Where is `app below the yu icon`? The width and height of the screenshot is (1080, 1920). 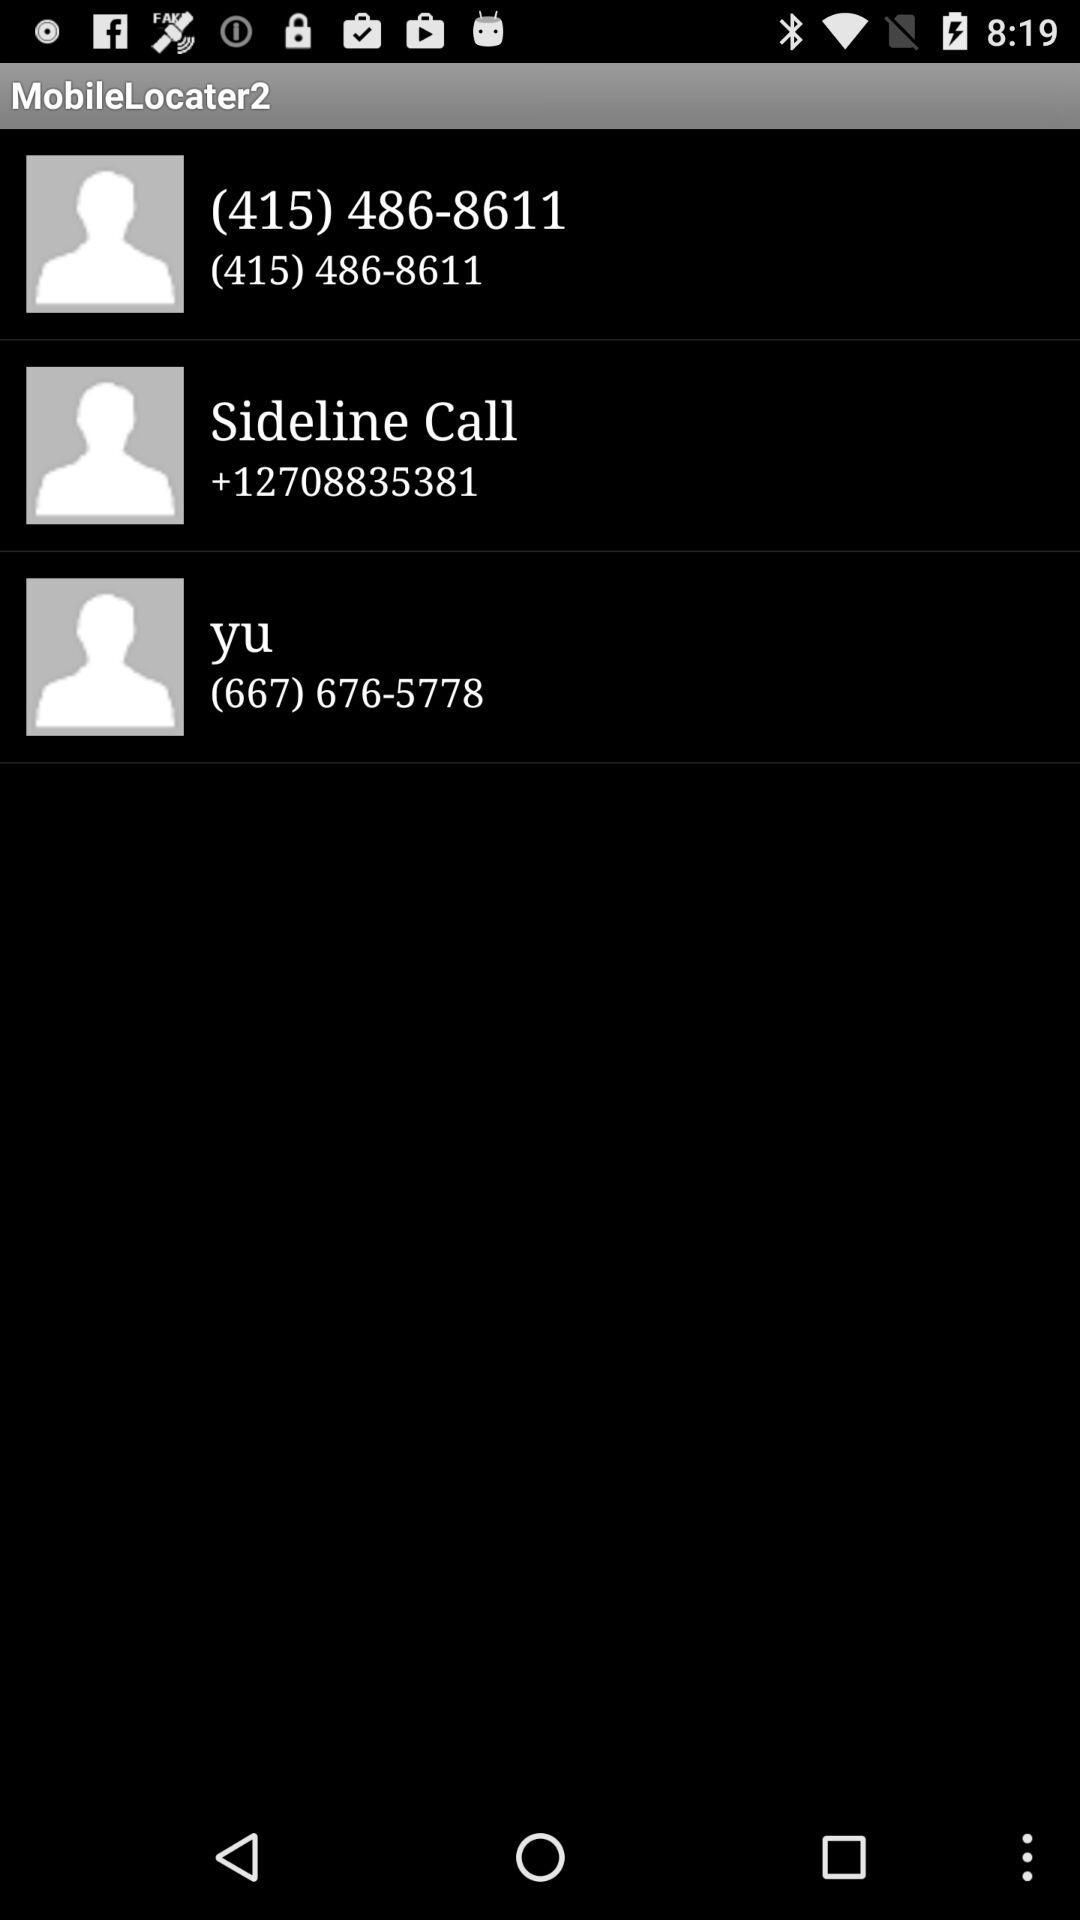 app below the yu icon is located at coordinates (631, 691).